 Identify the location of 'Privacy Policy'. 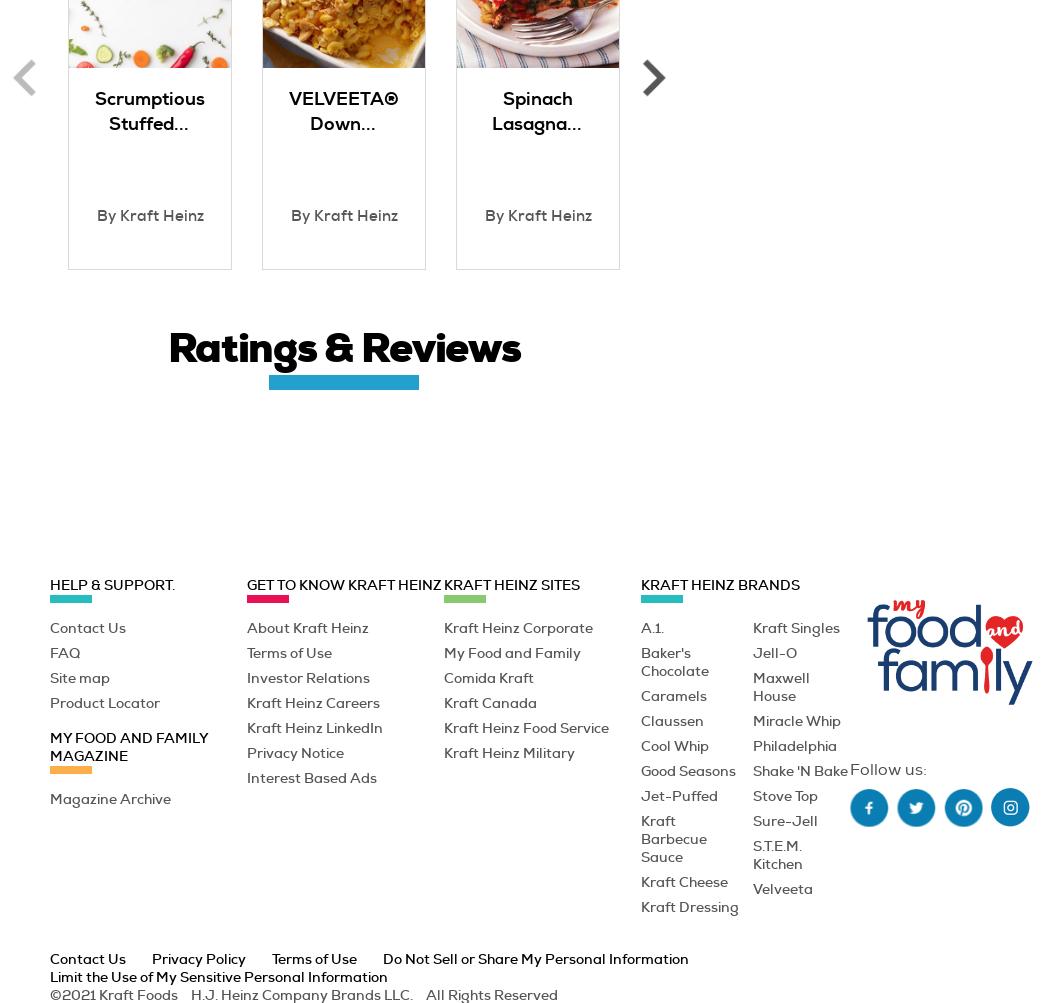
(152, 956).